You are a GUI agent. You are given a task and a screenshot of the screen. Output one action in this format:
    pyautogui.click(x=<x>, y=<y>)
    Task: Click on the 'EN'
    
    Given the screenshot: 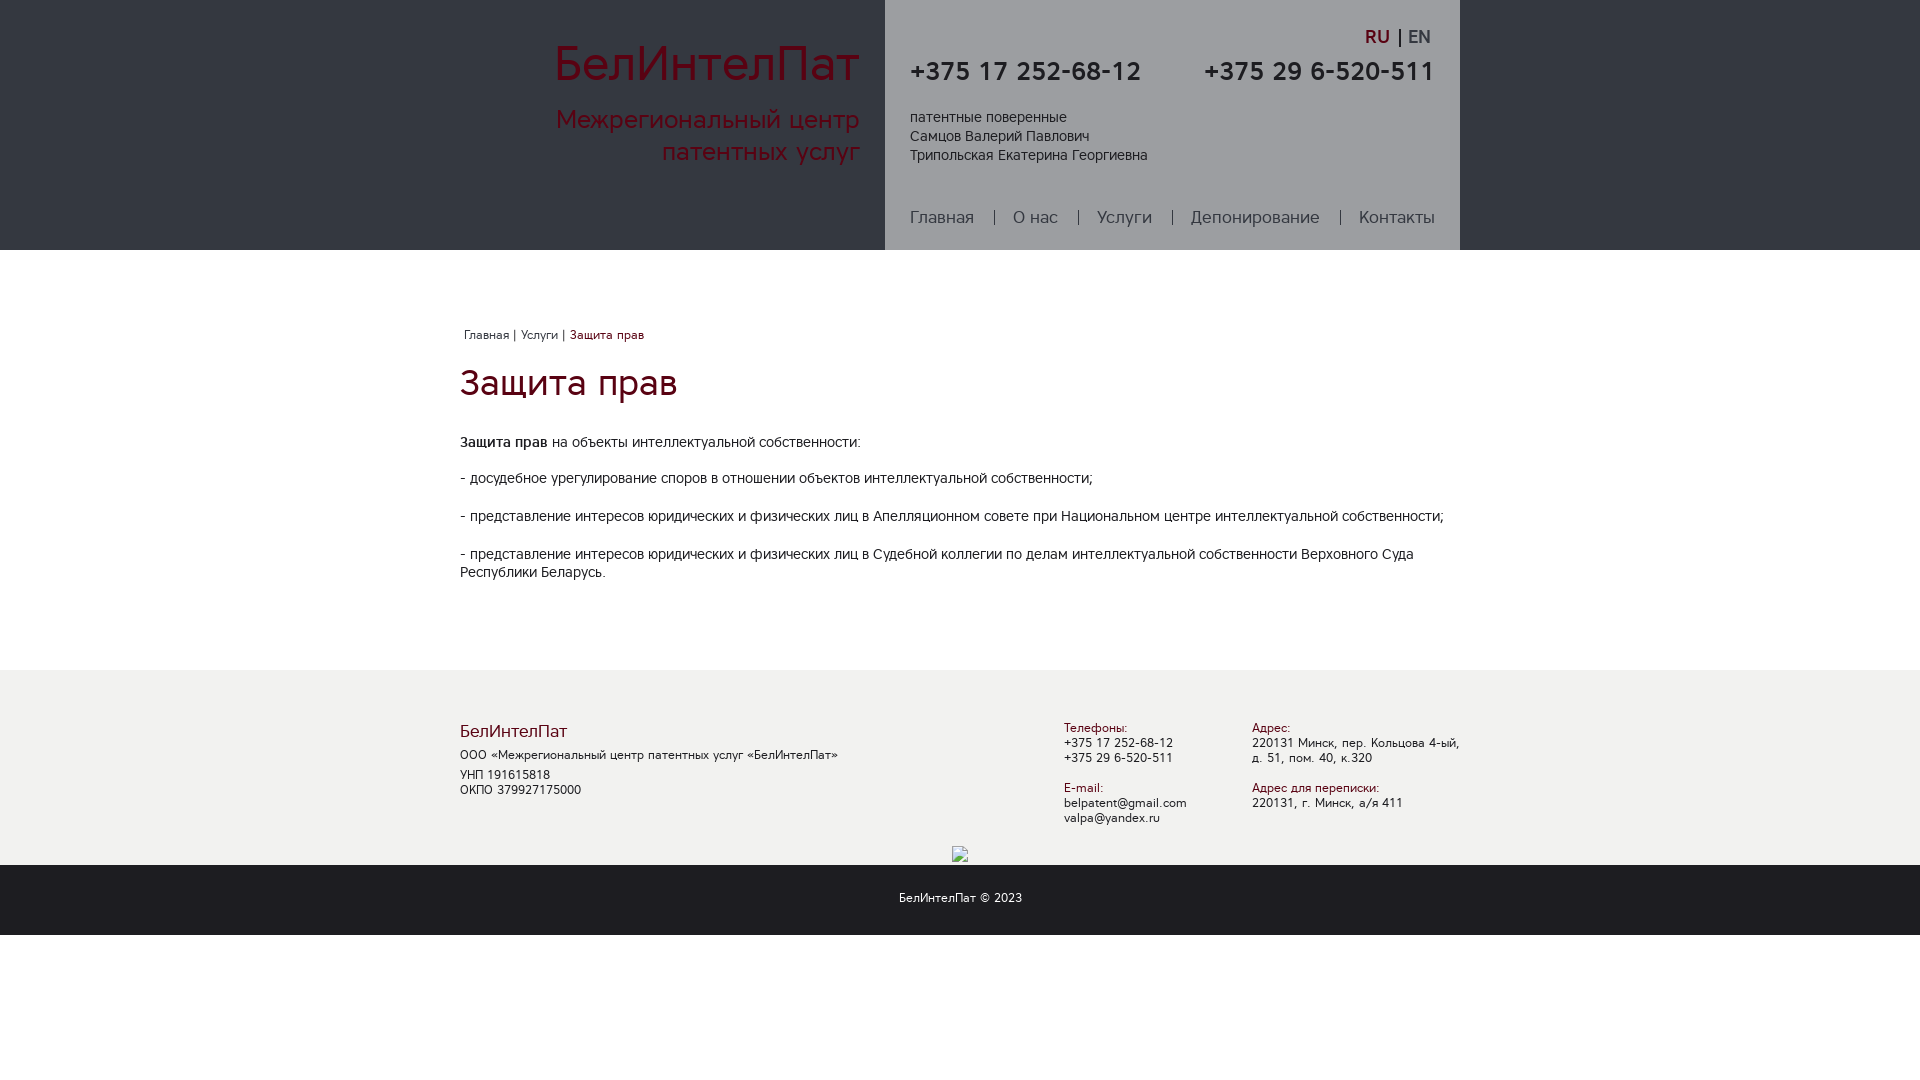 What is the action you would take?
    pyautogui.click(x=1418, y=36)
    